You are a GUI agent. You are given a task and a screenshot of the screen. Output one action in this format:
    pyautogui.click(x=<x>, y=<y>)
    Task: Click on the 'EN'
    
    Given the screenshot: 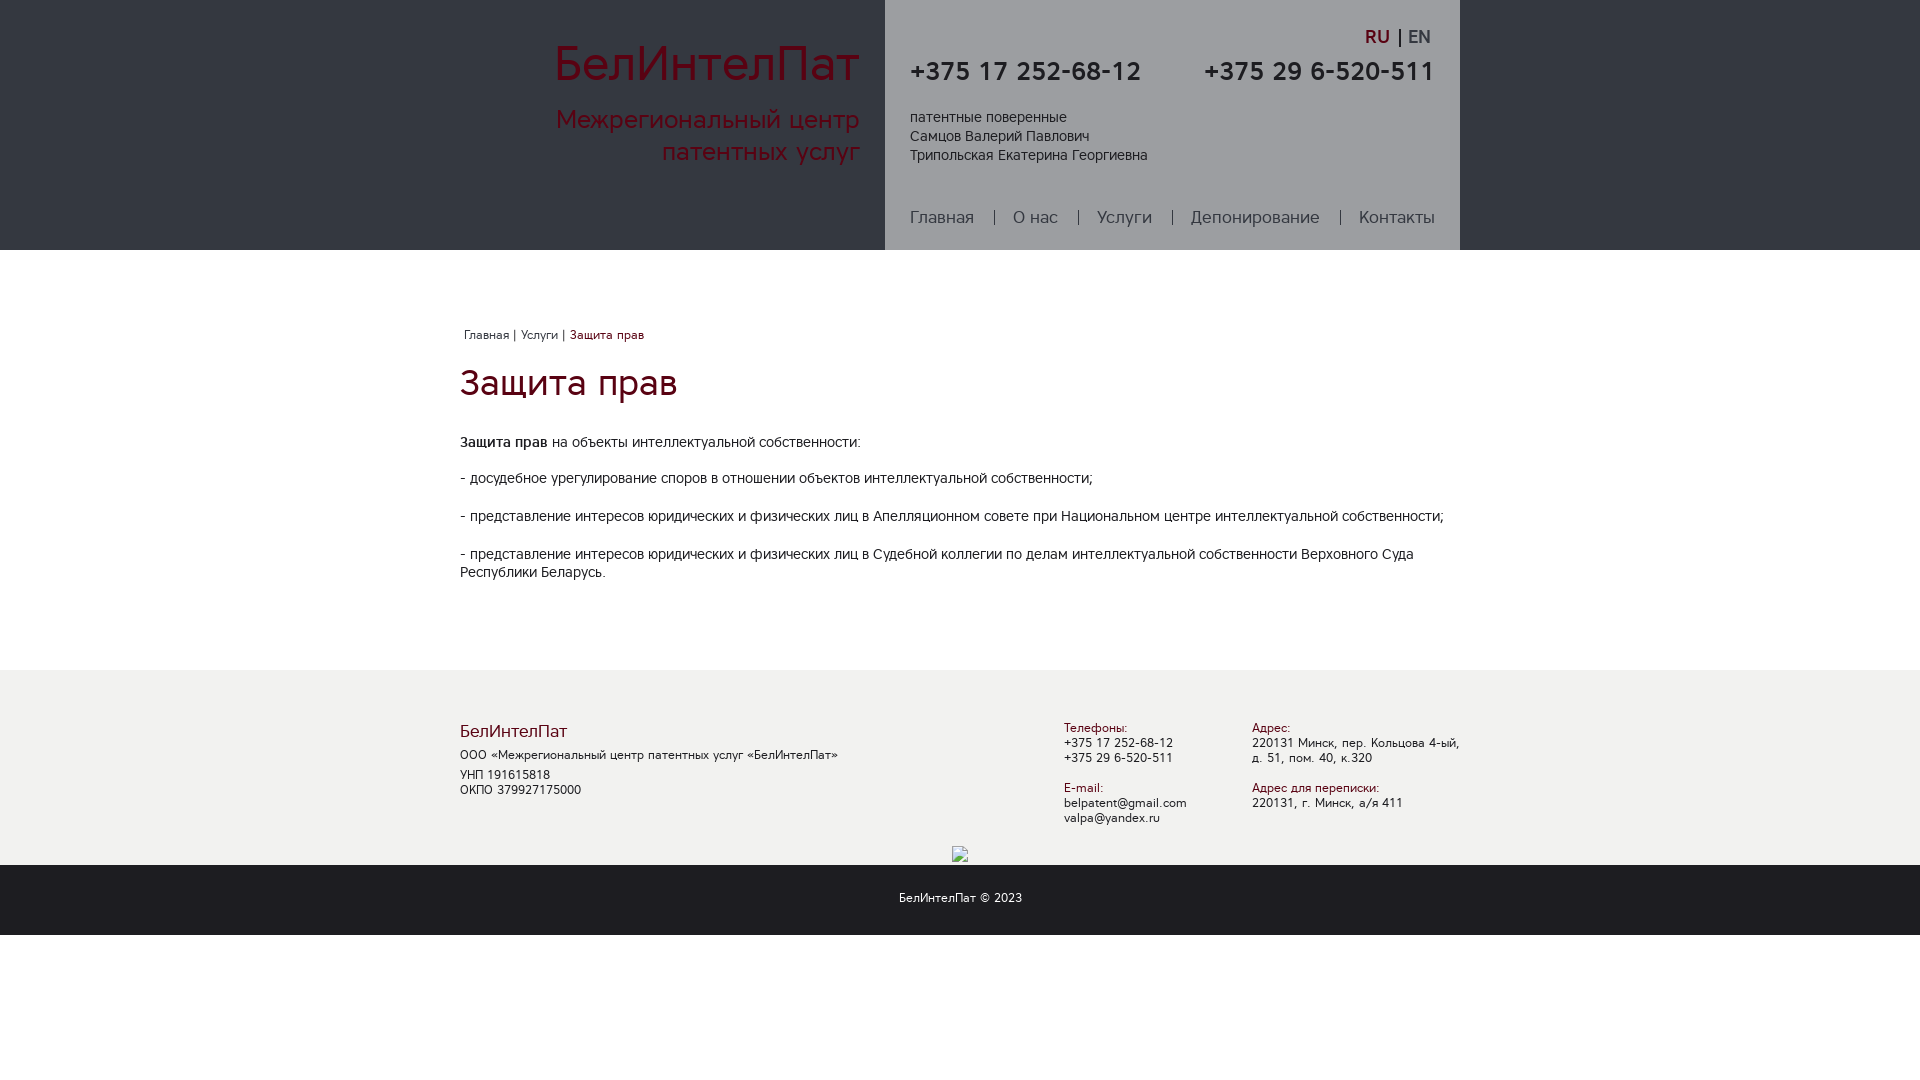 What is the action you would take?
    pyautogui.click(x=1418, y=36)
    